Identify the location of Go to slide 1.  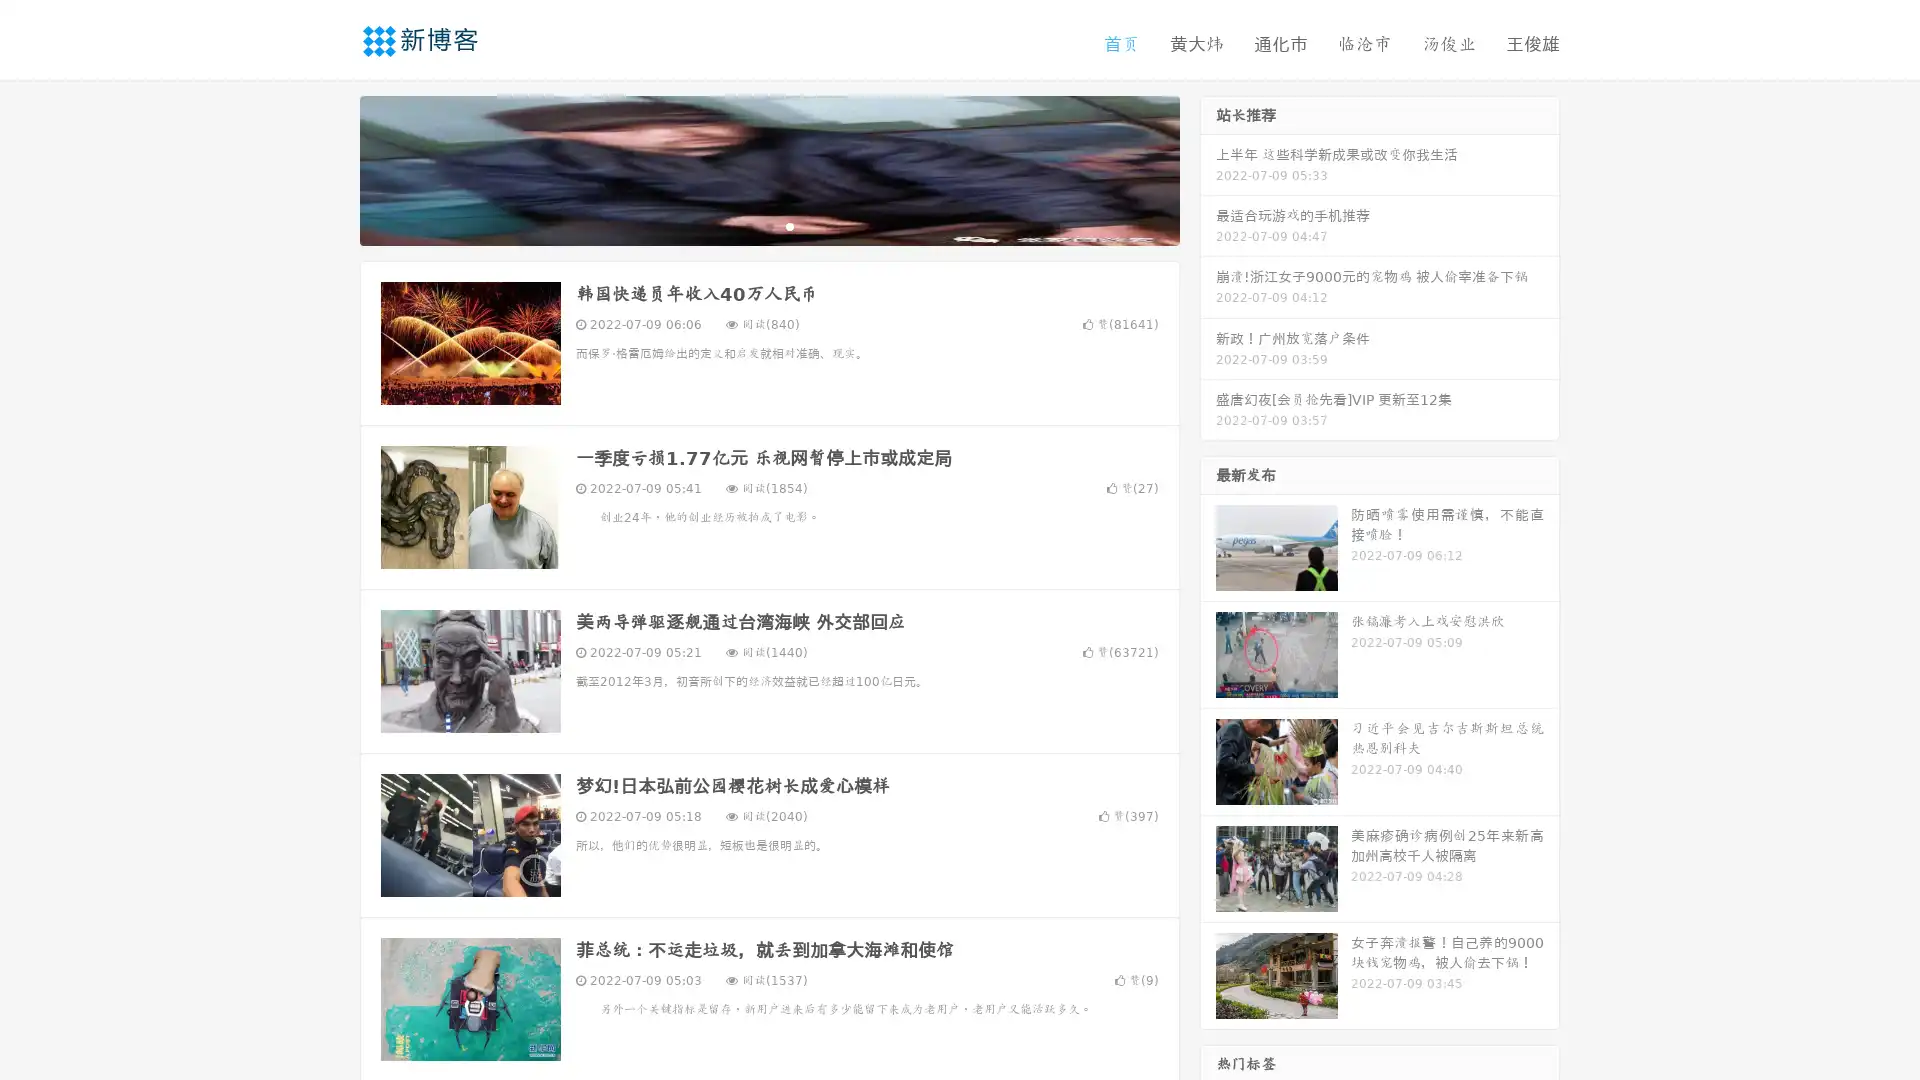
(748, 225).